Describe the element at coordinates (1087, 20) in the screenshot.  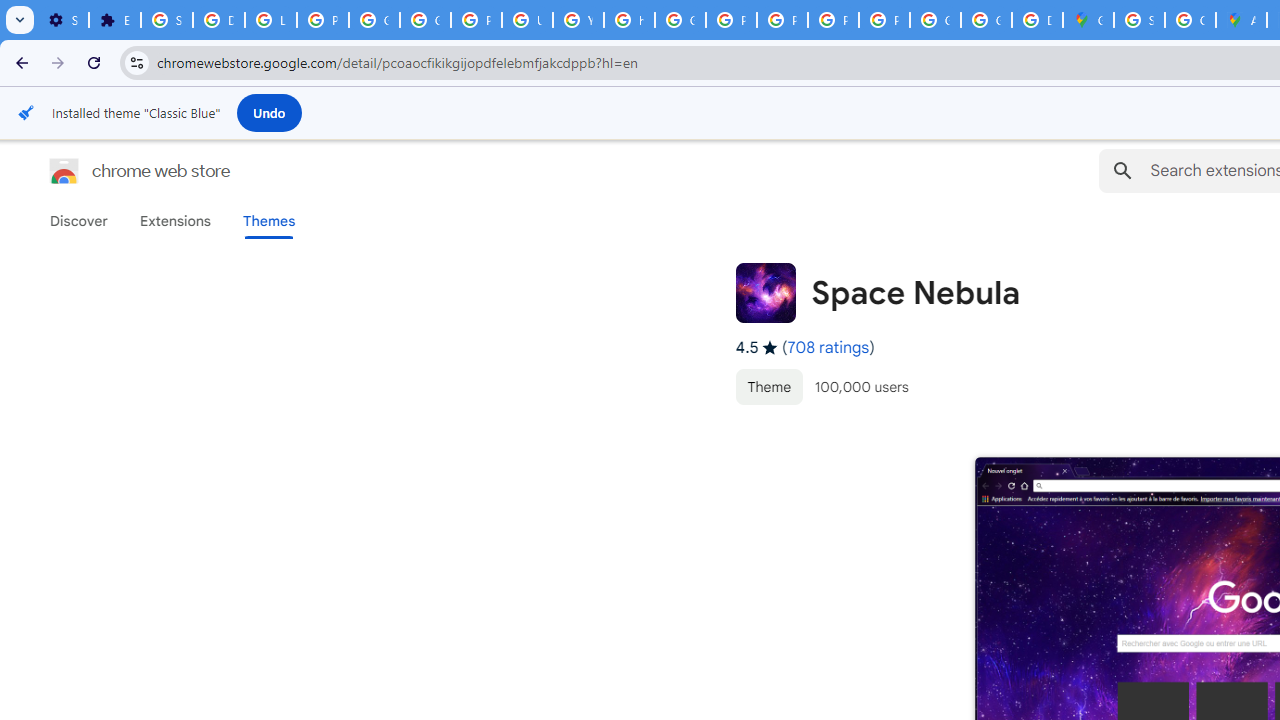
I see `'Google Maps'` at that location.